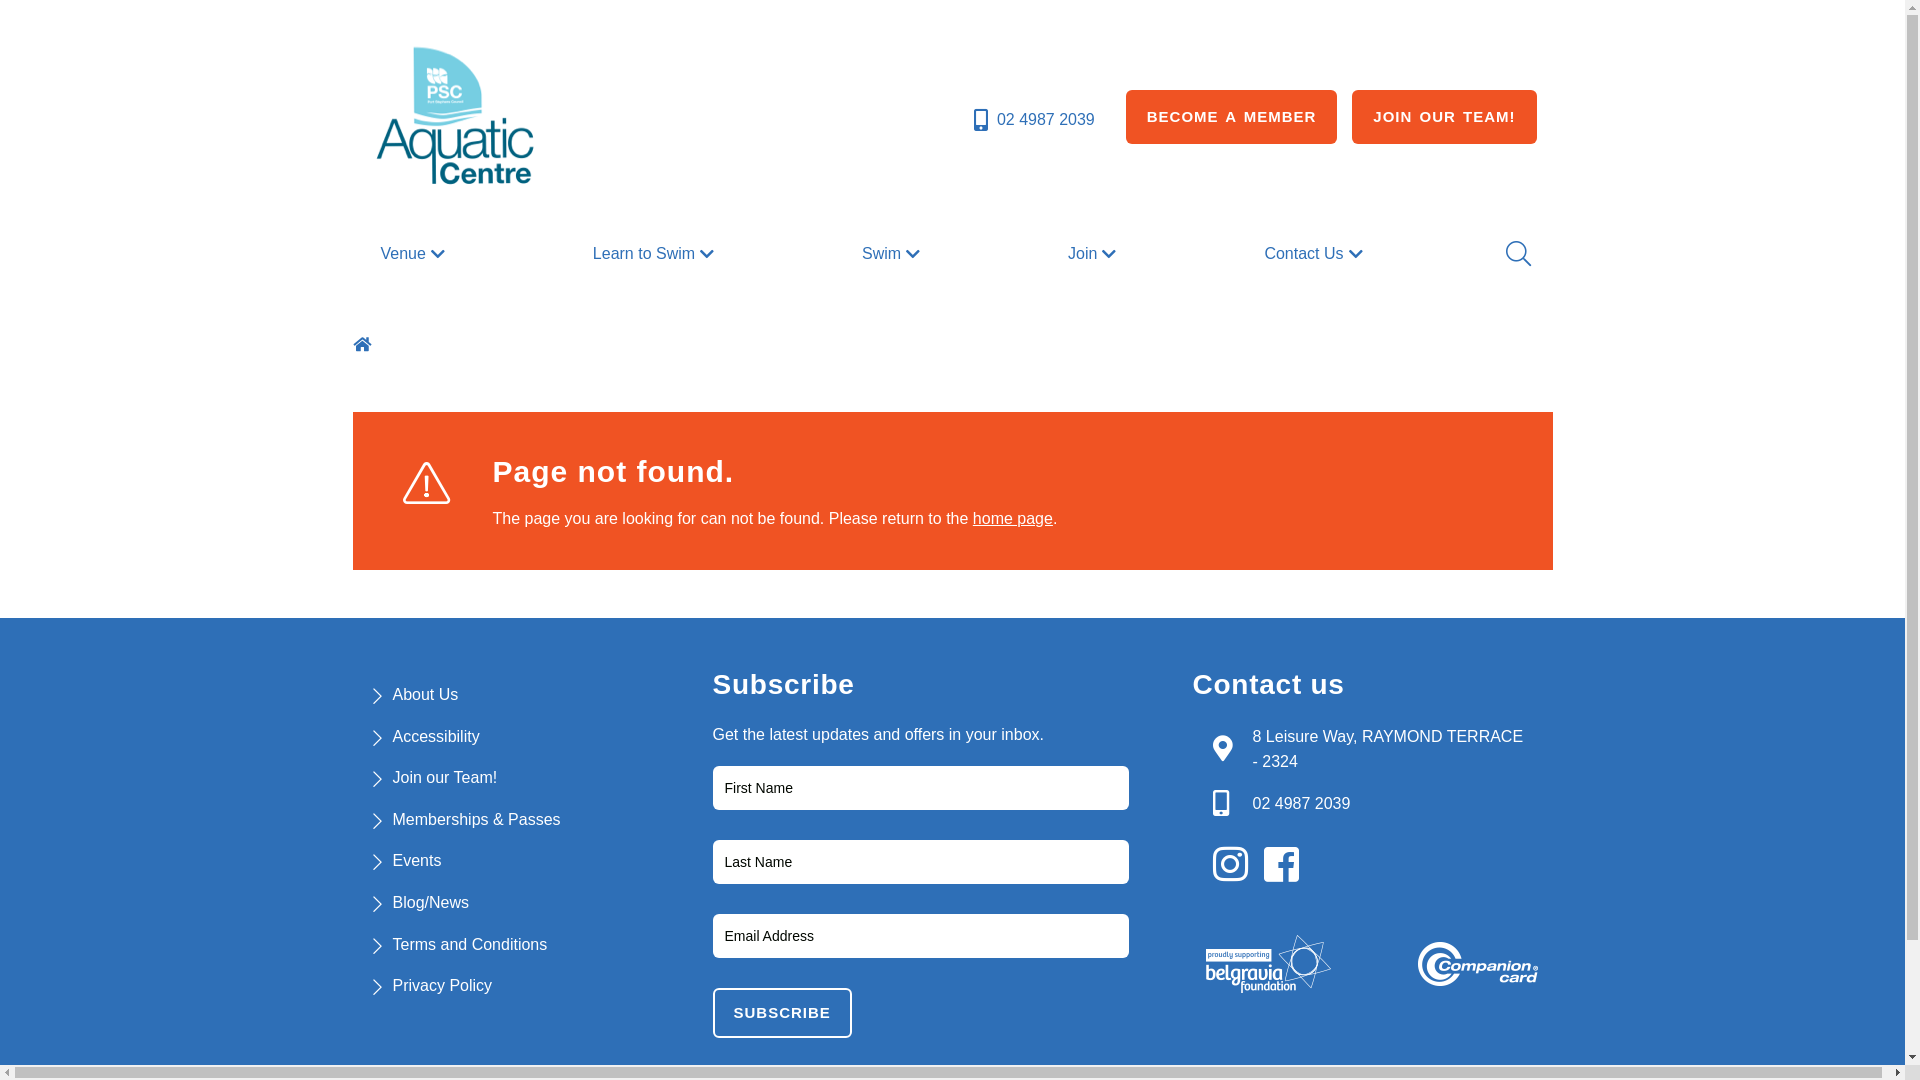  What do you see at coordinates (969, 119) in the screenshot?
I see `'02 4987 2039'` at bounding box center [969, 119].